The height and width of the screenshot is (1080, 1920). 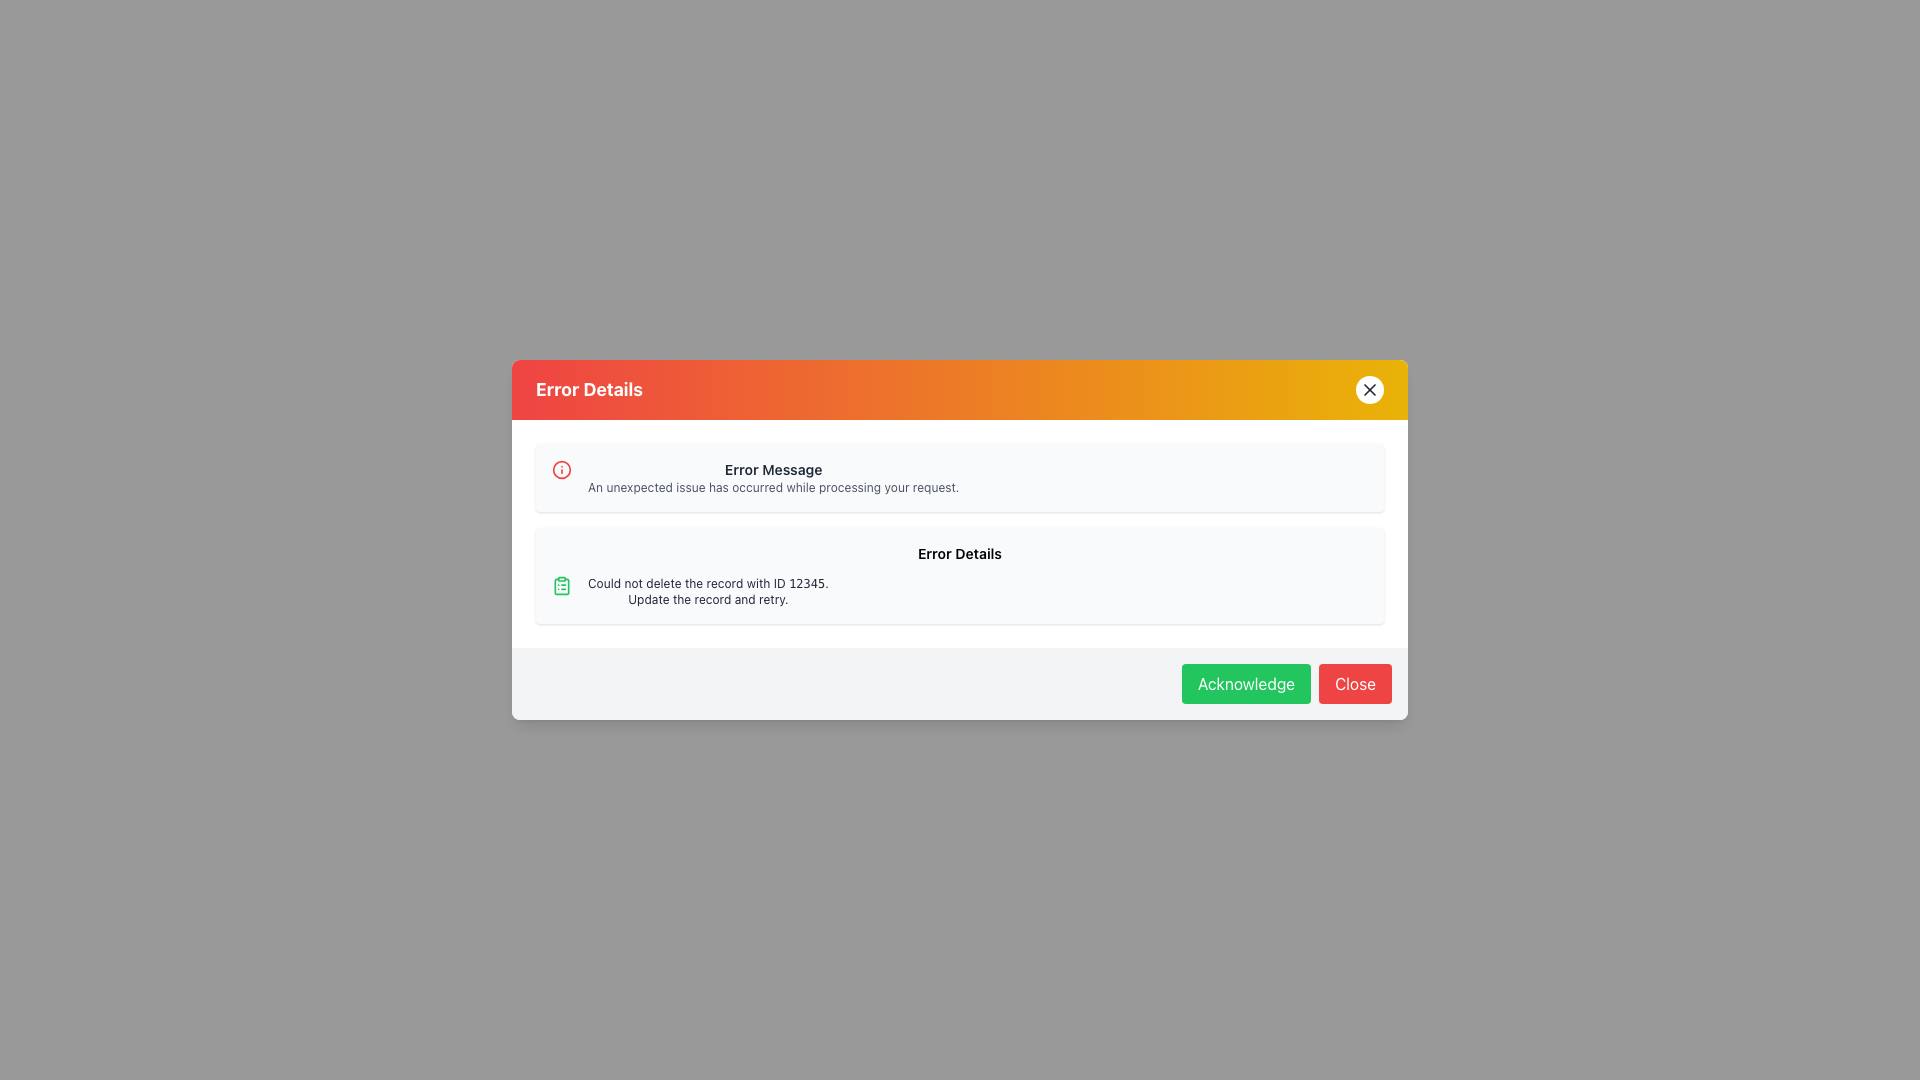 I want to click on the 'Close' button located in the bottom-right corner of the modal dialog, so click(x=1355, y=682).